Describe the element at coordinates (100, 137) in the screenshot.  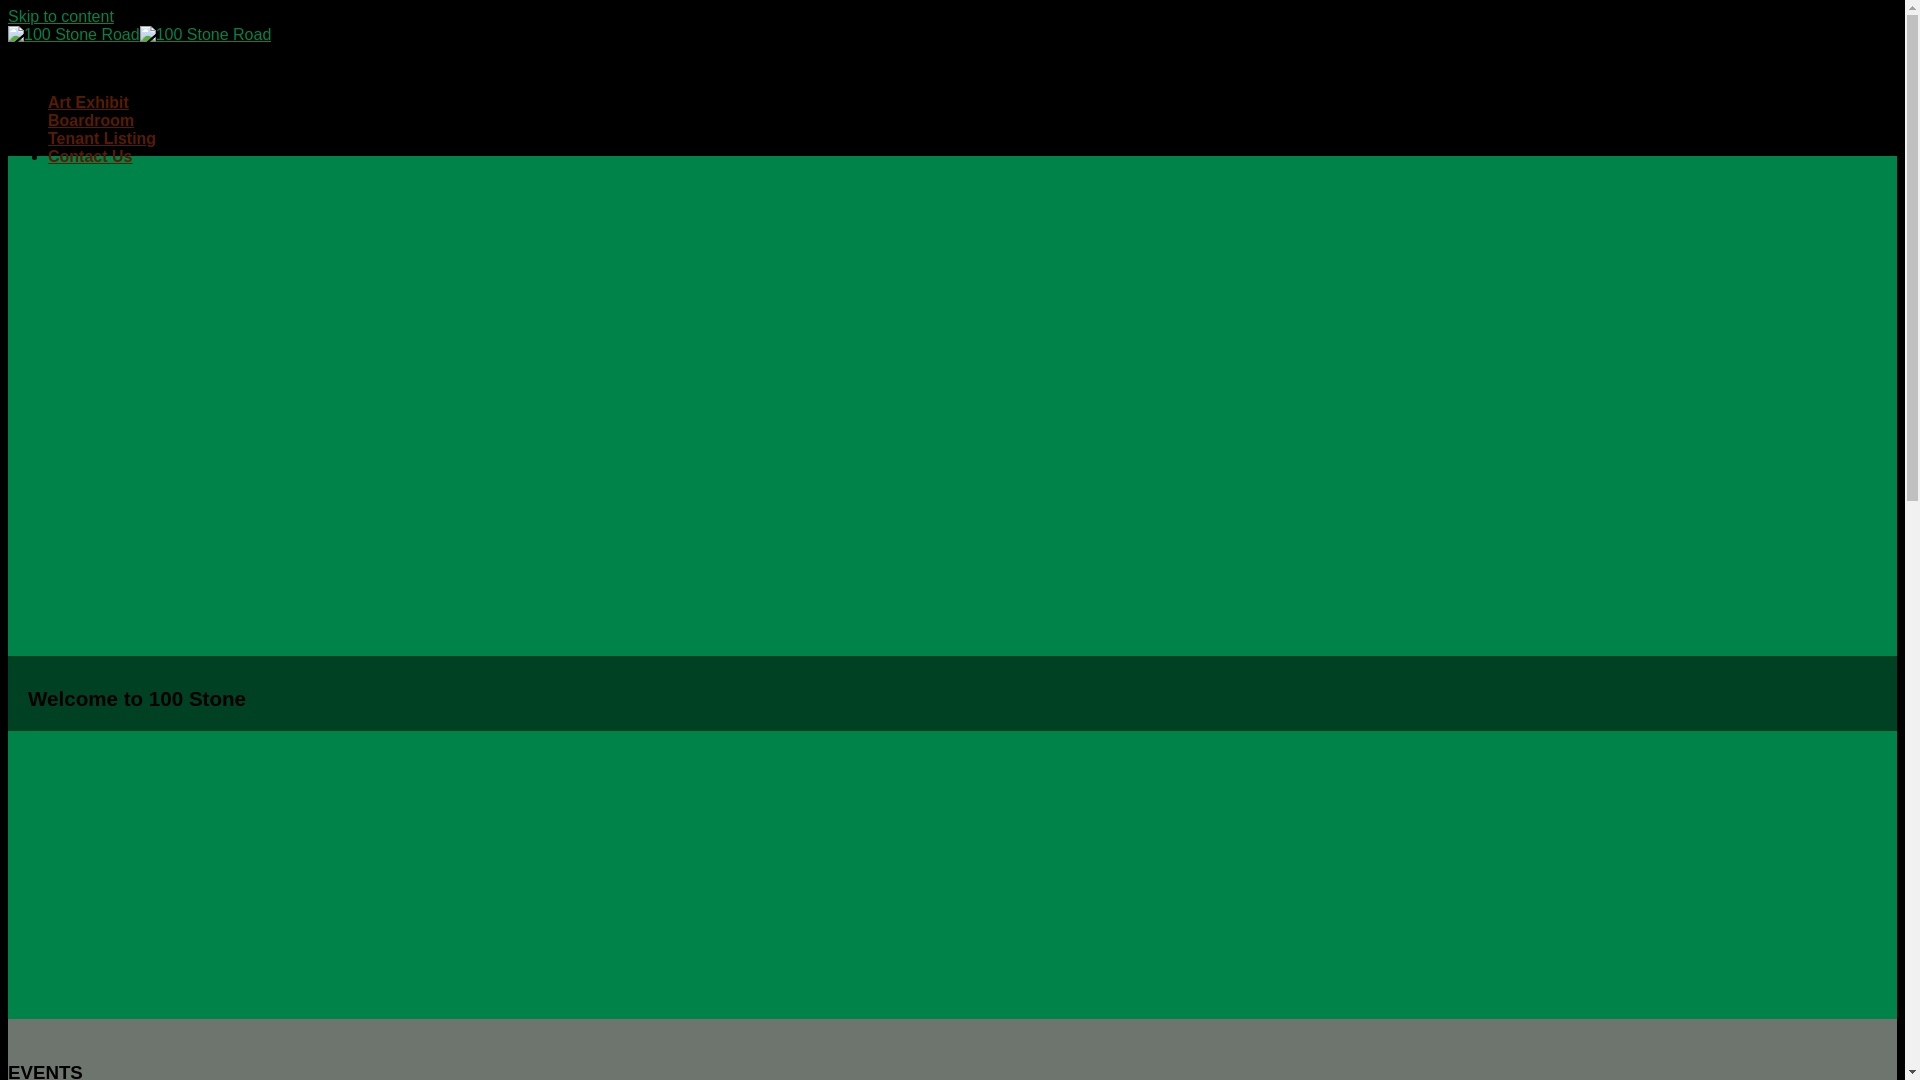
I see `'Tenant Listing'` at that location.